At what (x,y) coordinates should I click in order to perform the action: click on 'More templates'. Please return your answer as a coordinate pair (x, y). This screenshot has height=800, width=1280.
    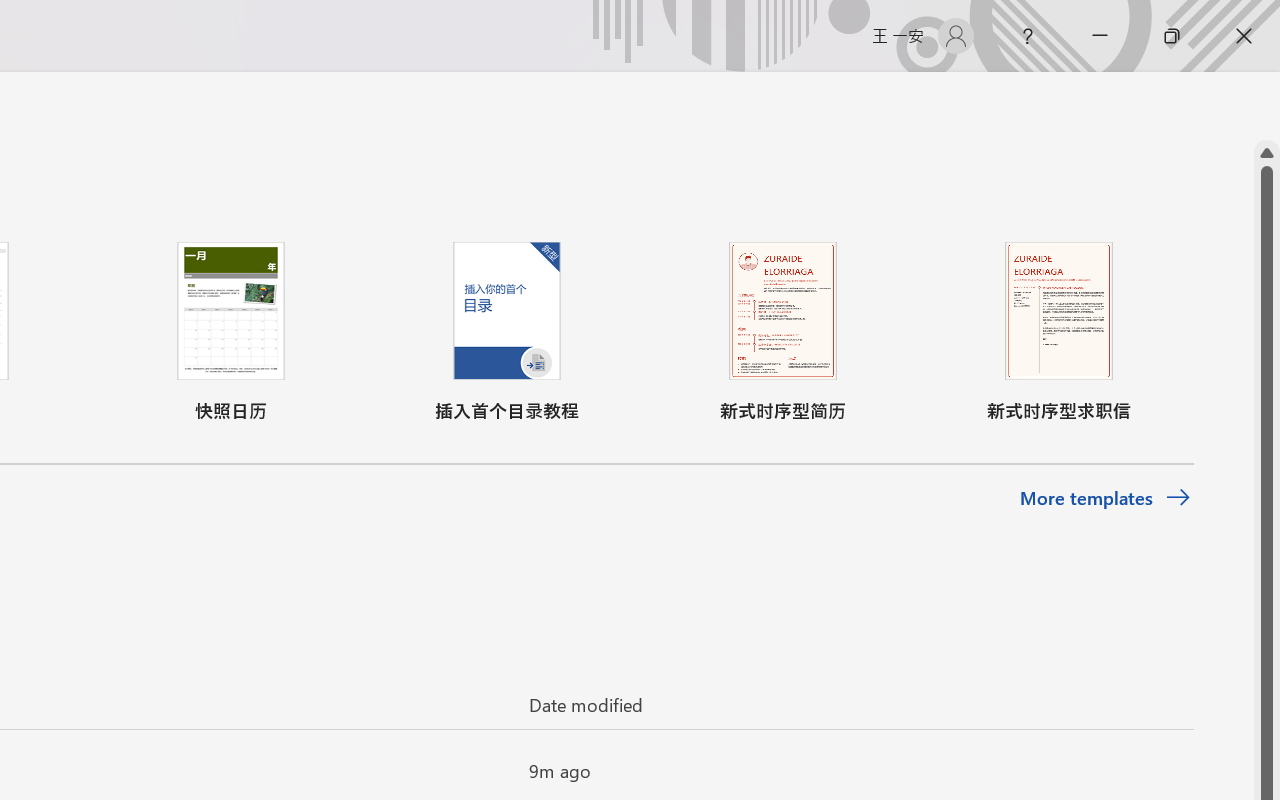
    Looking at the image, I should click on (1104, 498).